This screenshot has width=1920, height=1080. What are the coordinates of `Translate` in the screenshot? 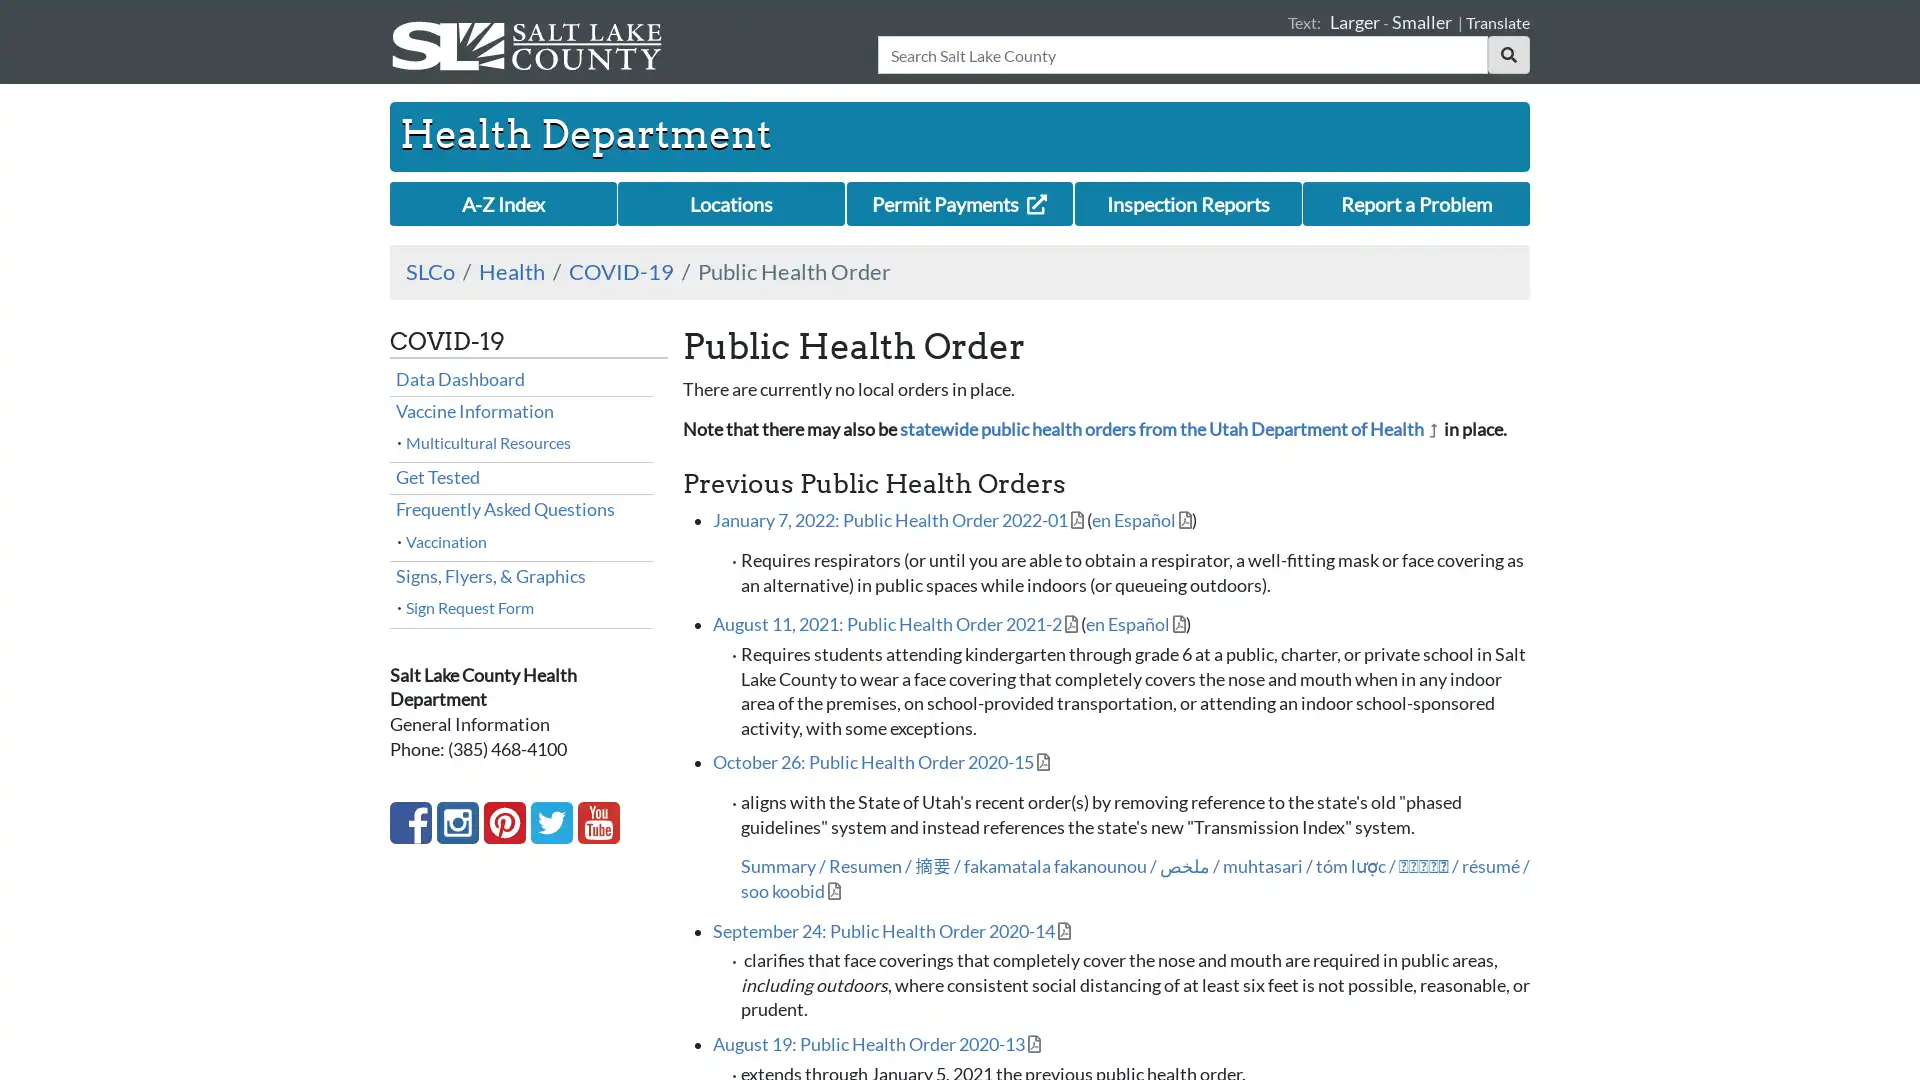 It's located at (1497, 22).